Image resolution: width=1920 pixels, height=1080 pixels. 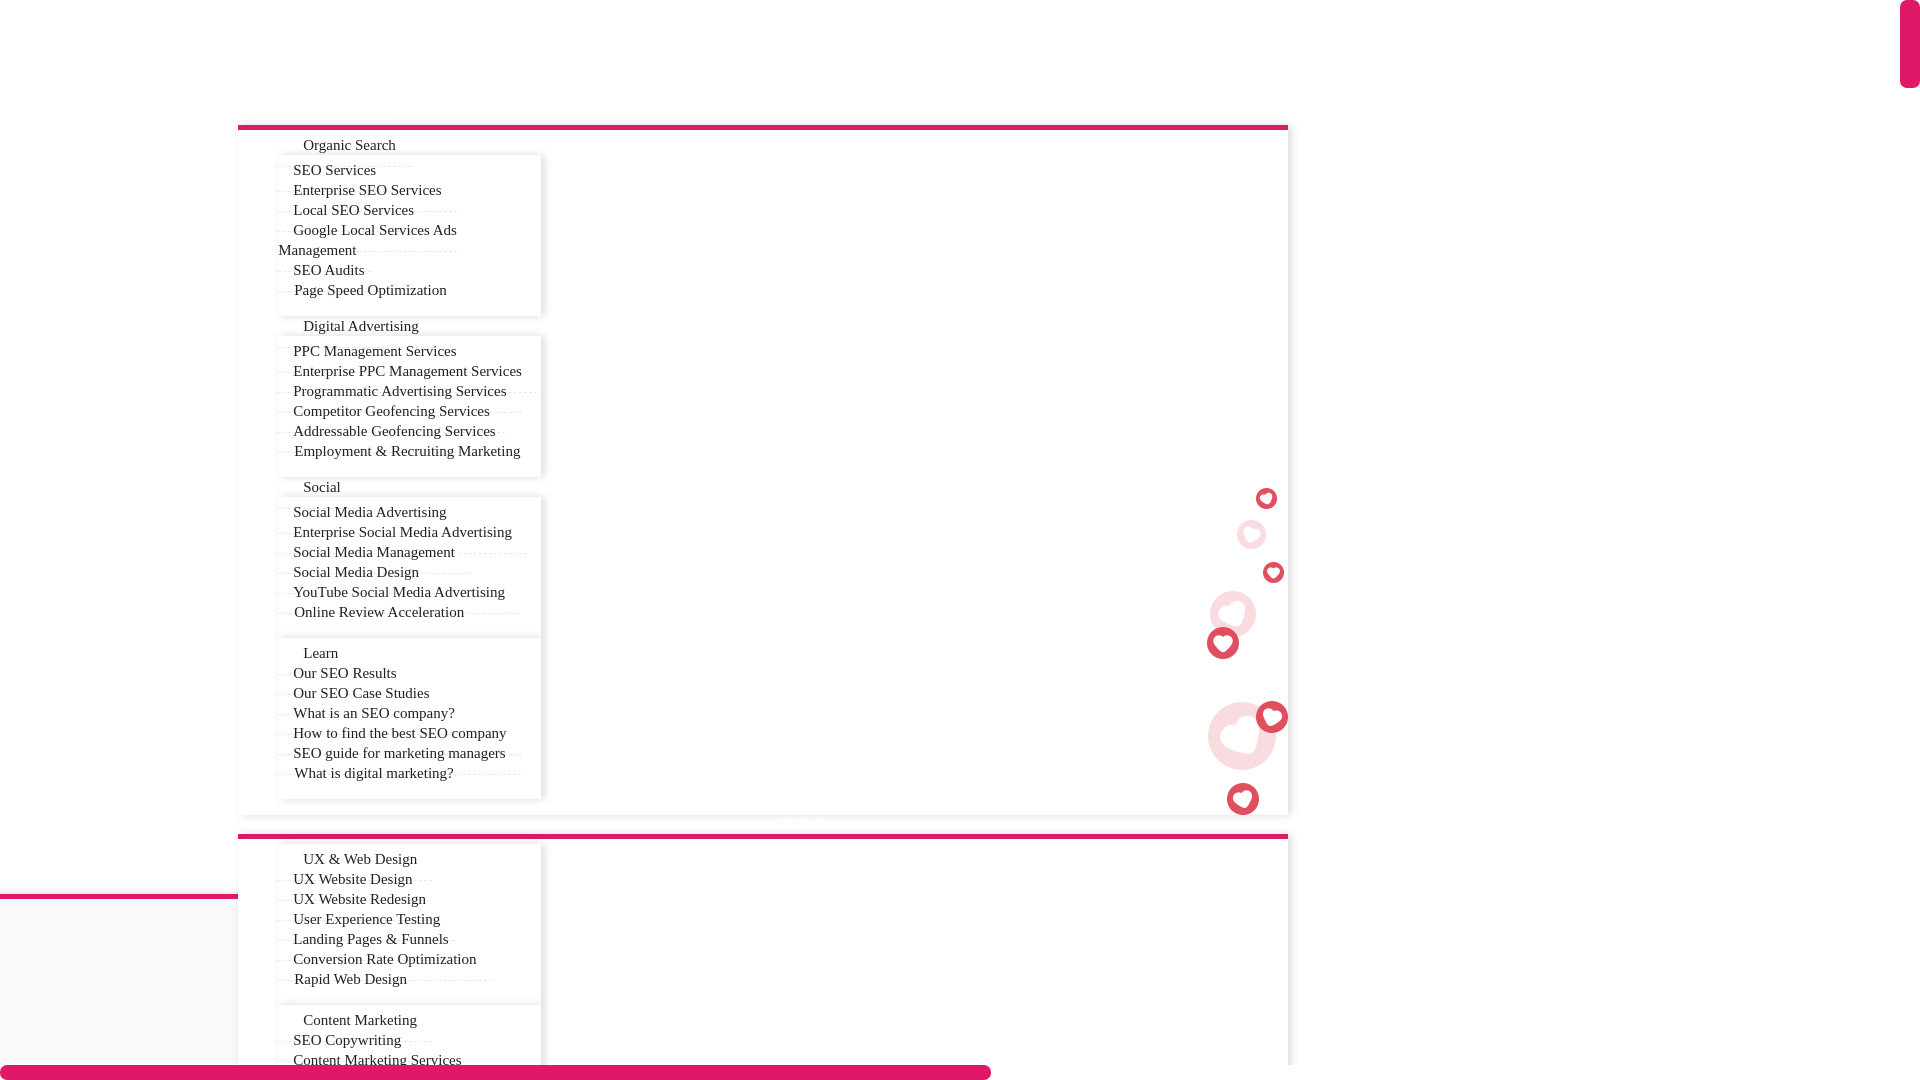 What do you see at coordinates (277, 733) in the screenshot?
I see `'How to find the best SEO company'` at bounding box center [277, 733].